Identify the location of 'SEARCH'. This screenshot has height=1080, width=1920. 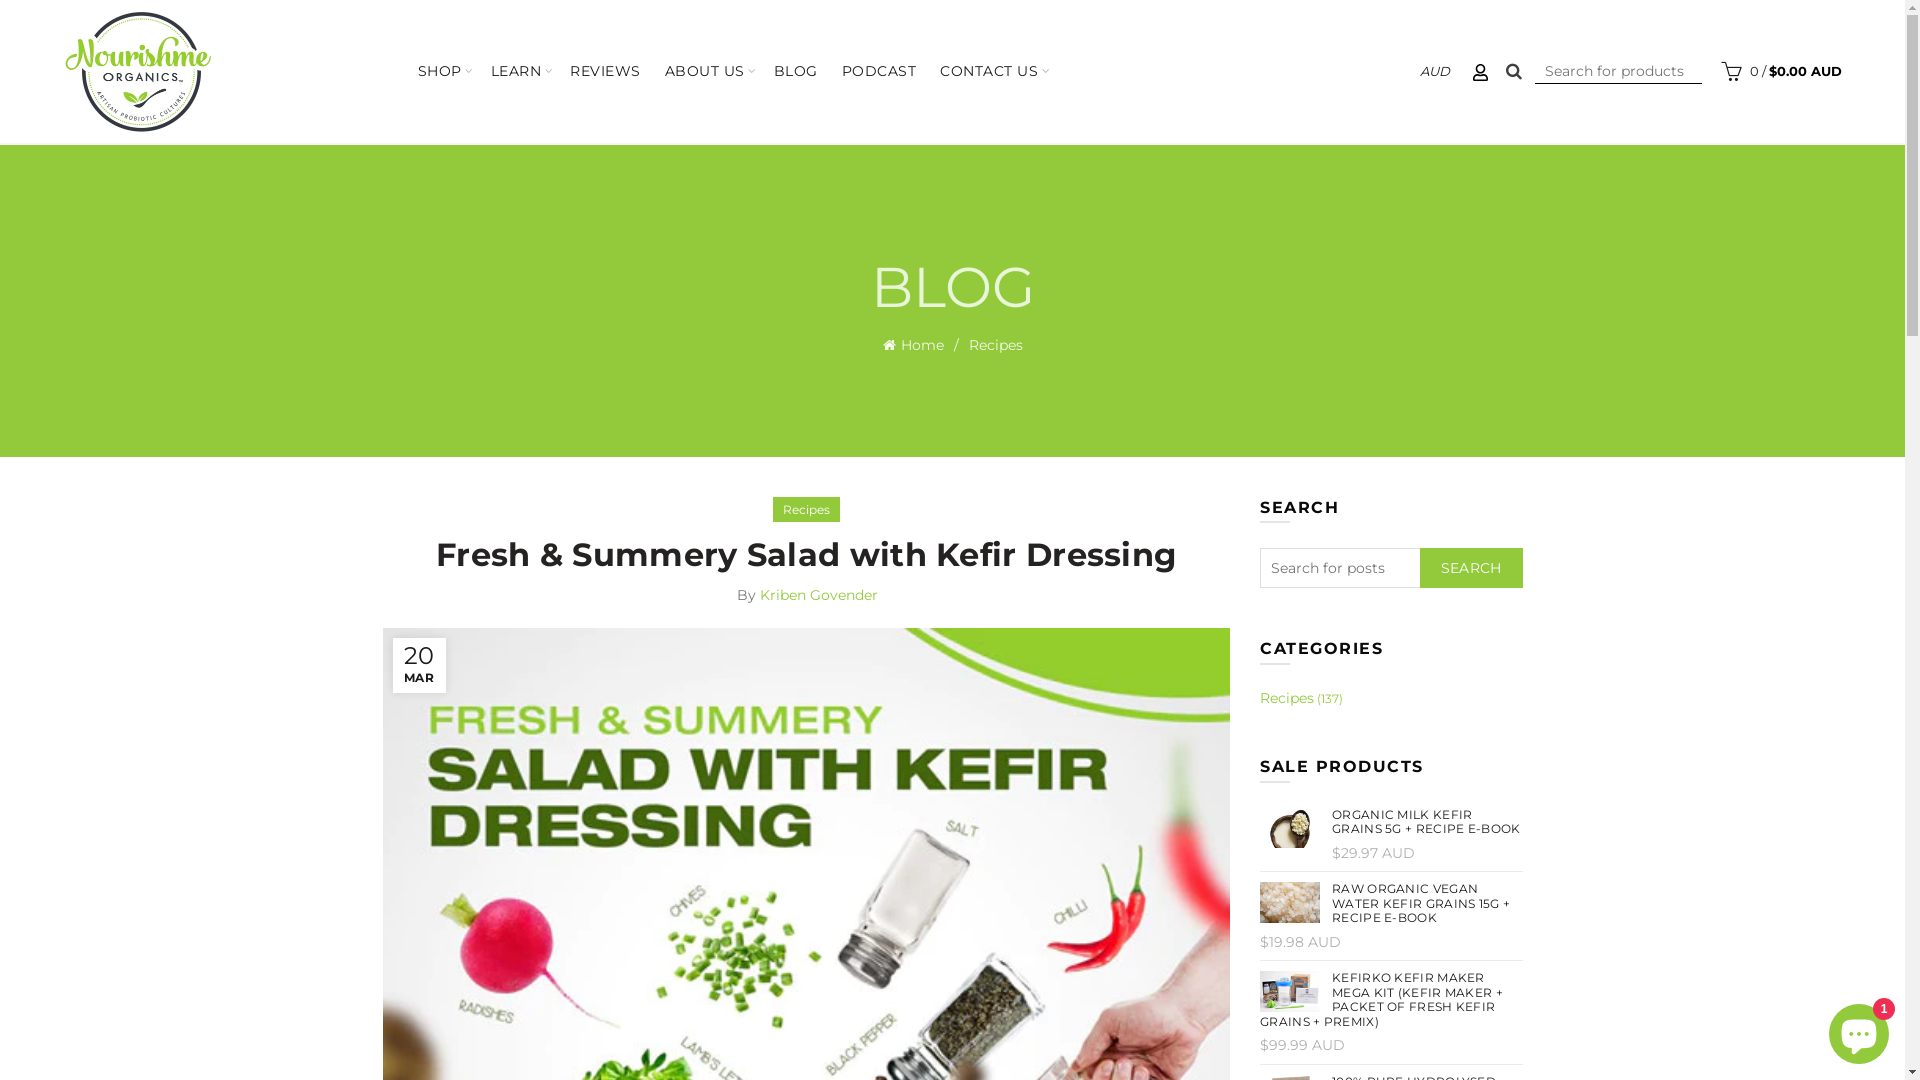
(1471, 567).